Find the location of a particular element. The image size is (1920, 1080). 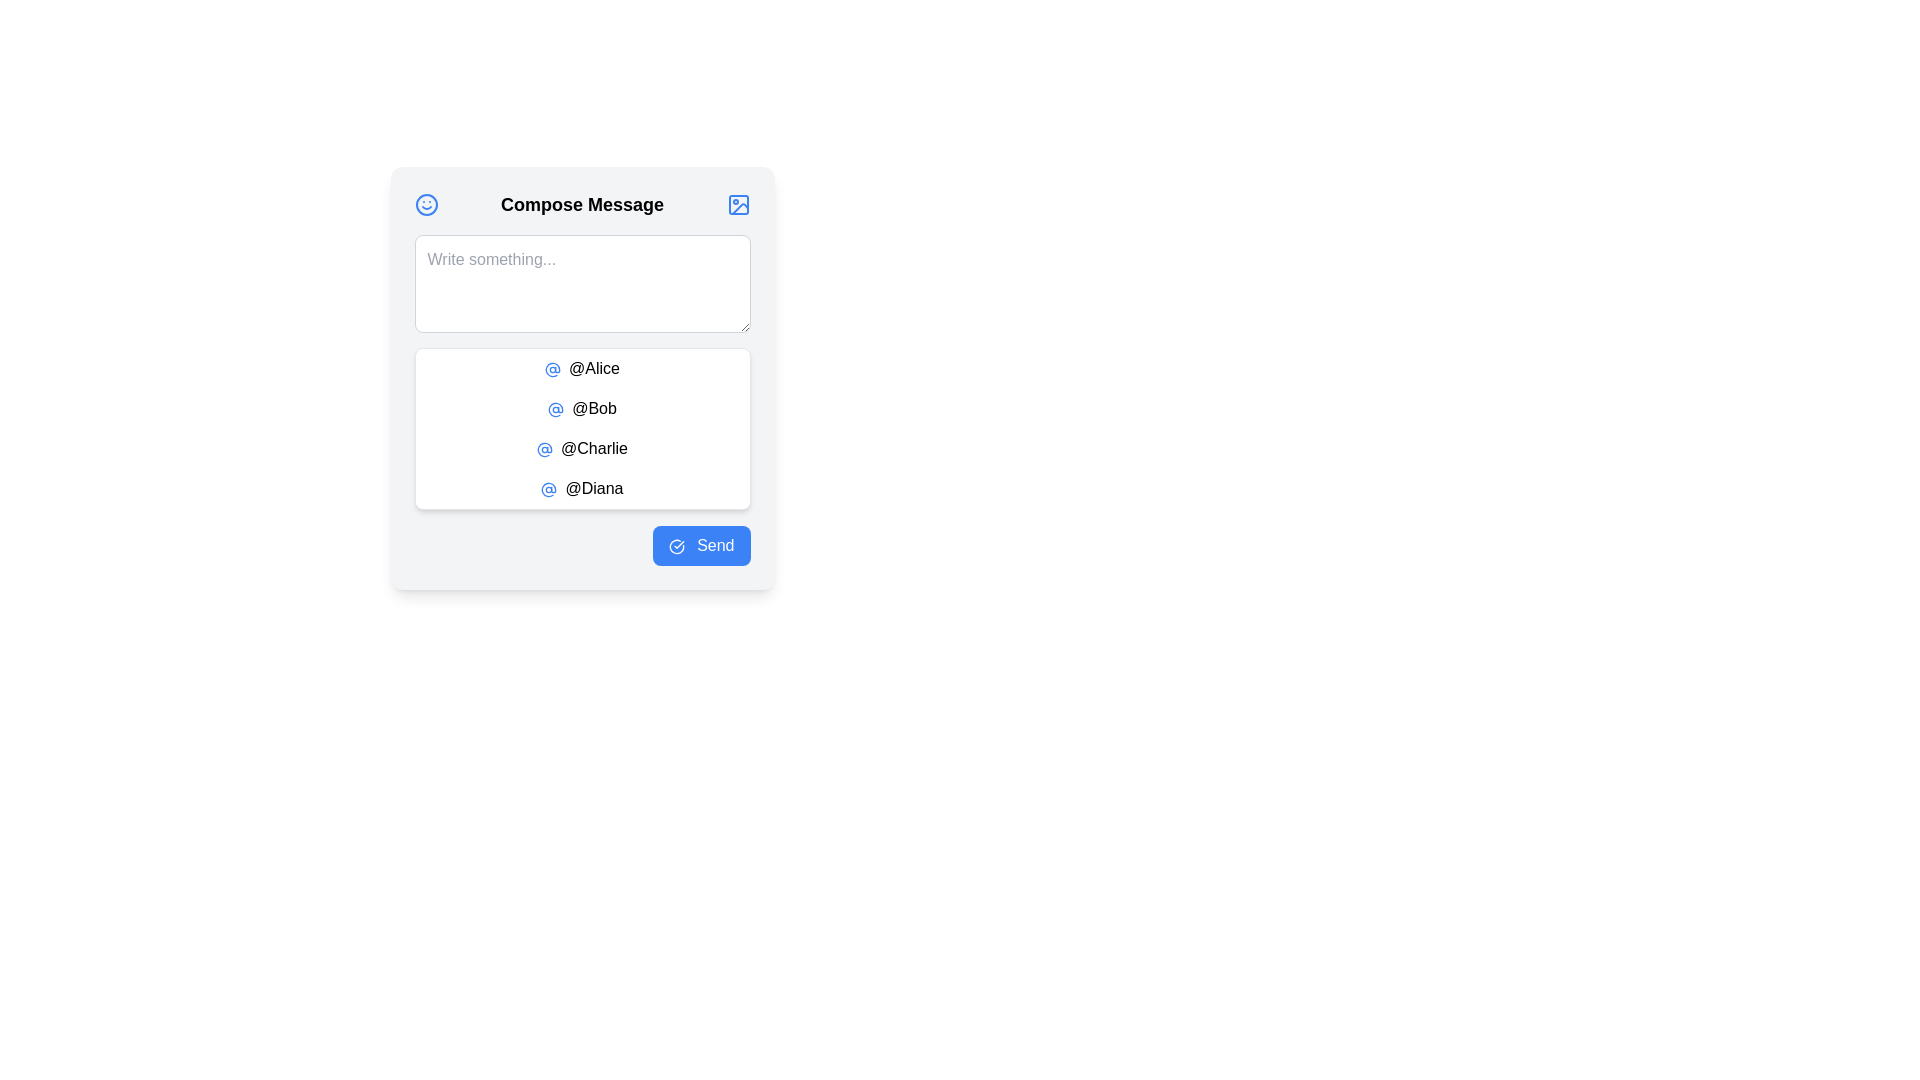

the SVG icon button resembling a photograph in the top-right corner of the 'Compose Message' header to possibly display a tooltip is located at coordinates (737, 204).